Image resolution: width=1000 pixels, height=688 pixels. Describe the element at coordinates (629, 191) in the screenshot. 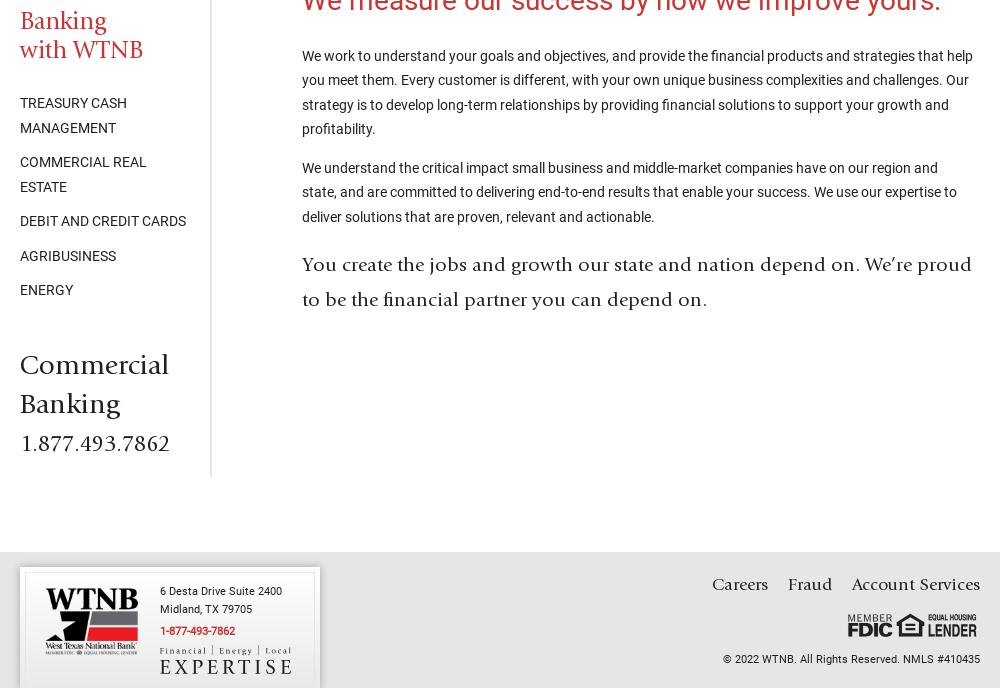

I see `'We understand the critical impact small business and middle-market companies have on our region and state, and are committed to delivering end-to-end results that enable your success. We use our expertise to deliver solutions that are proven, relevant and actionable.'` at that location.